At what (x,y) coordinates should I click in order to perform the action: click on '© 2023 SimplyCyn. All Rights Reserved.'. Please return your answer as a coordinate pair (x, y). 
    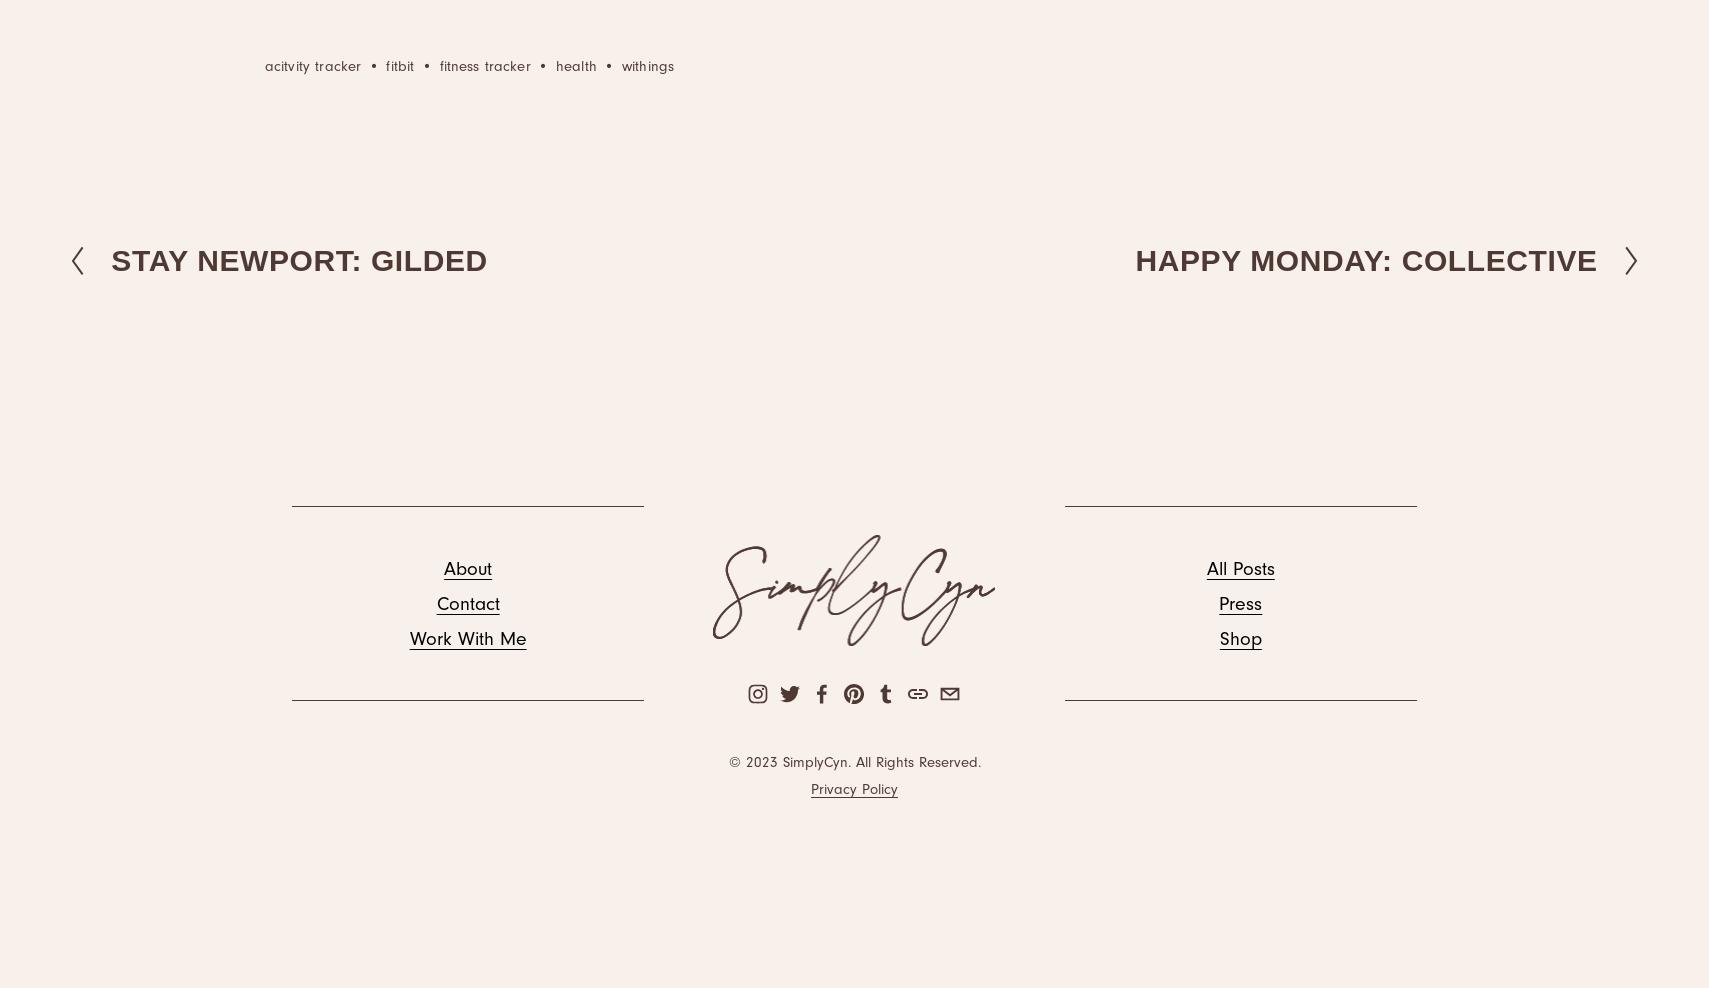
    Looking at the image, I should click on (852, 761).